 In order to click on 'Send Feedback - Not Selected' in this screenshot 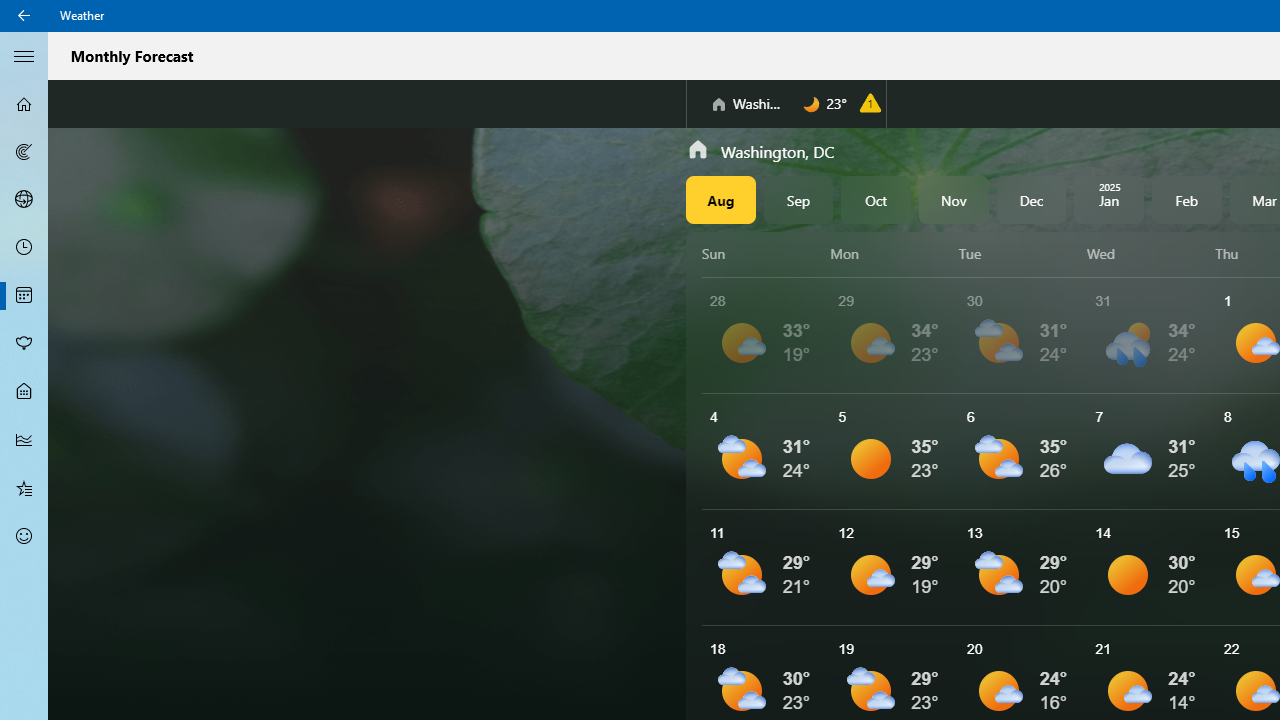, I will do `click(24, 535)`.